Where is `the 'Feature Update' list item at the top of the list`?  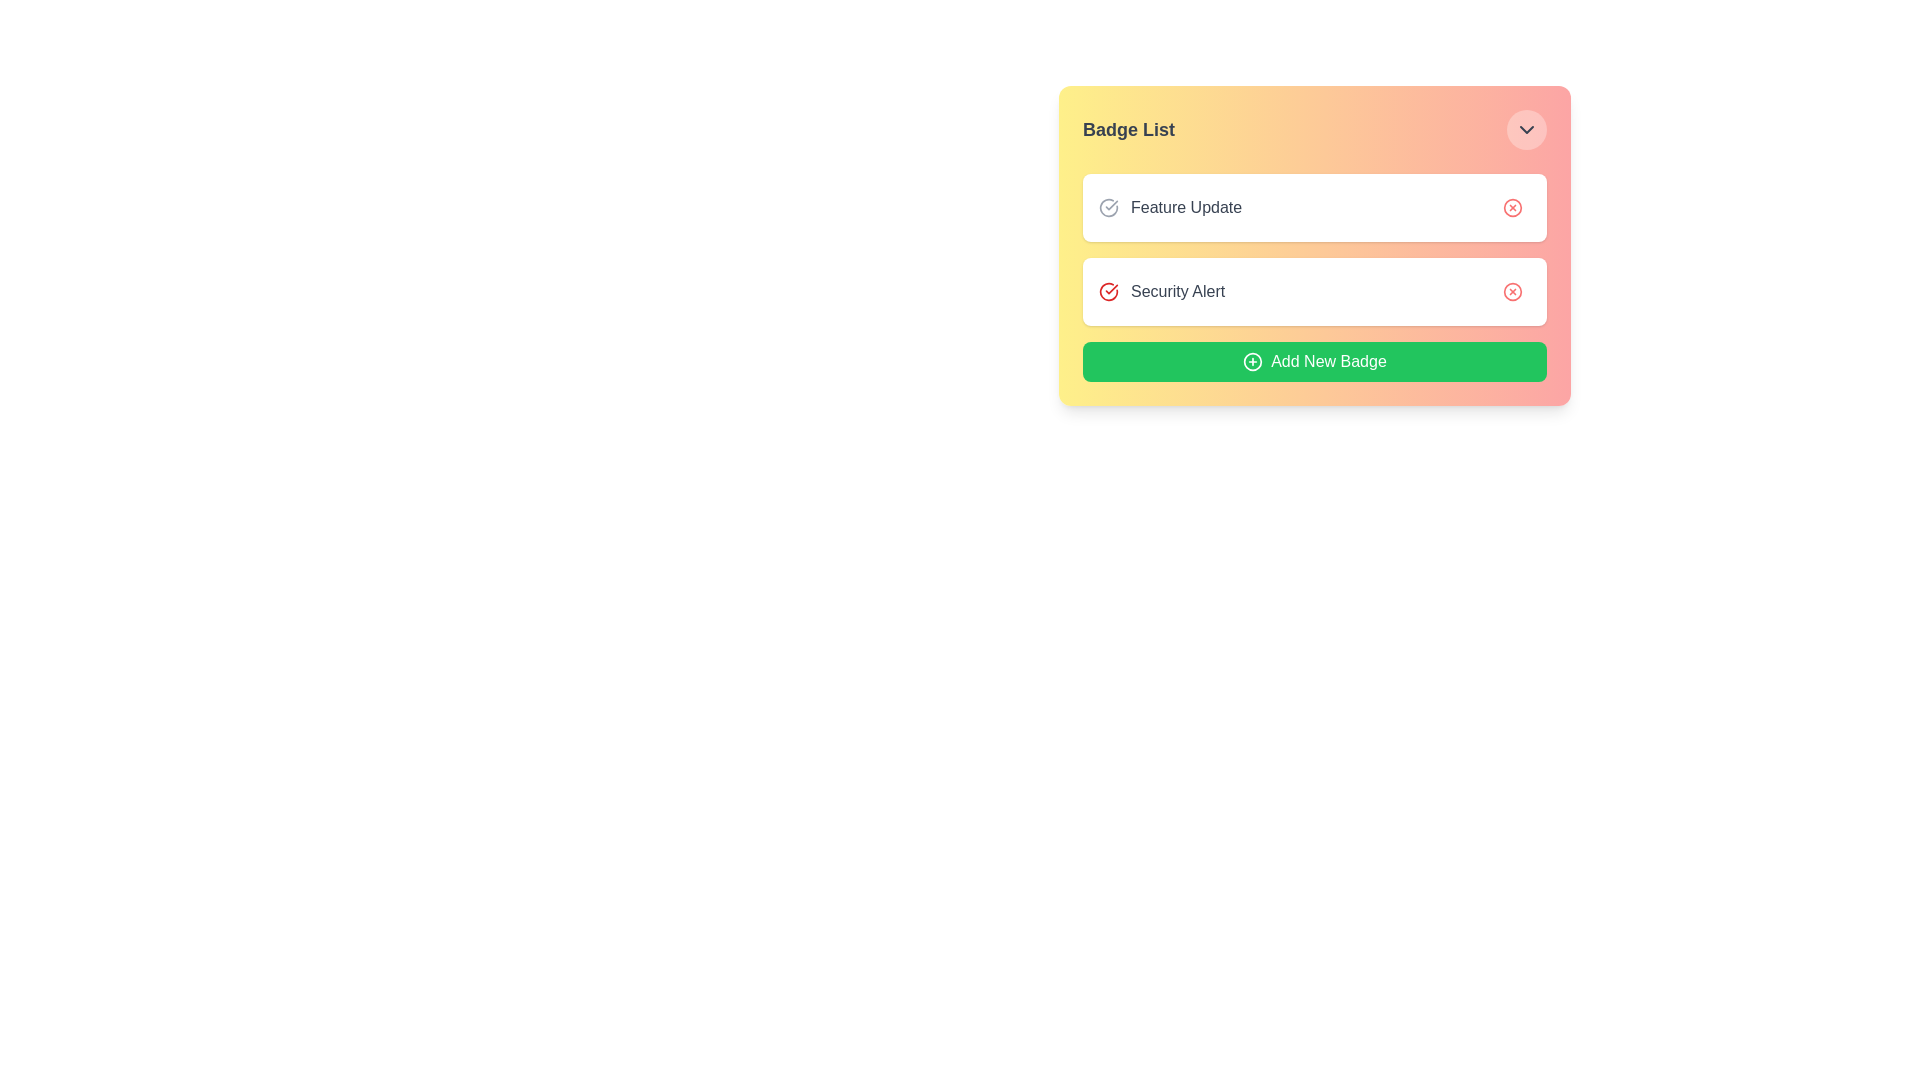 the 'Feature Update' list item at the top of the list is located at coordinates (1170, 208).